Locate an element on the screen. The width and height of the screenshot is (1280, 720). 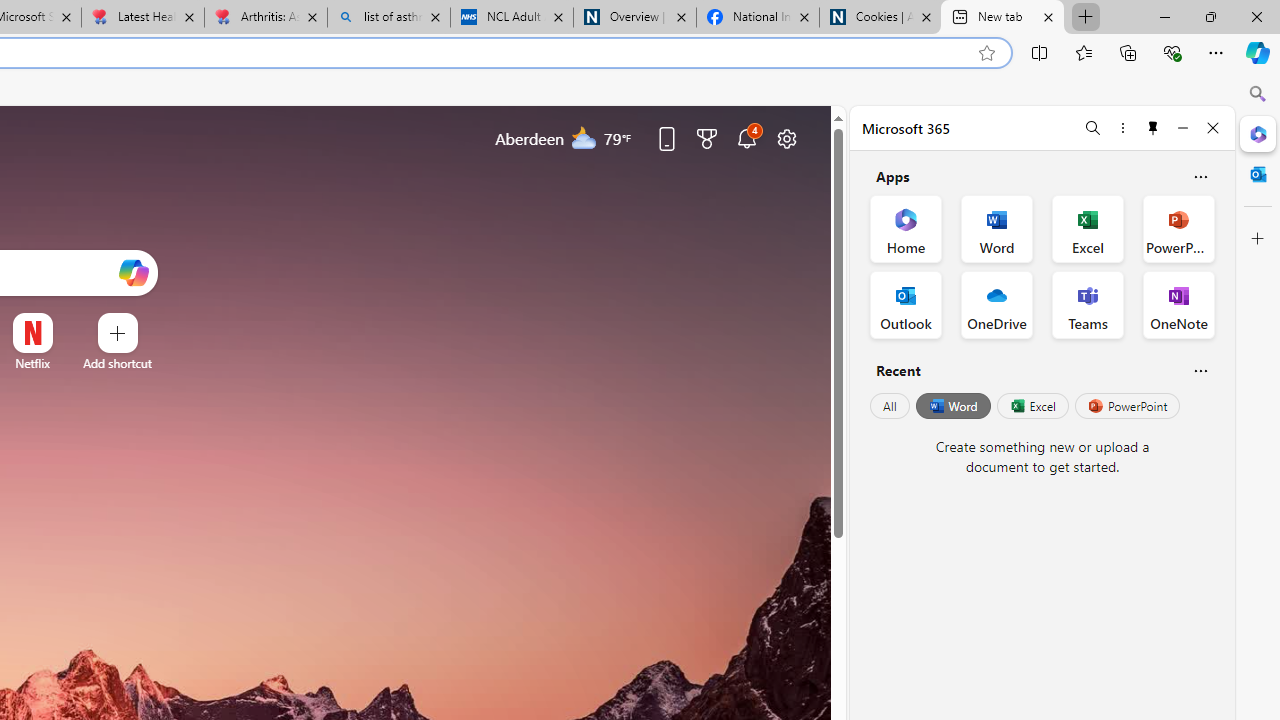
'Teams Office App' is located at coordinates (1087, 304).